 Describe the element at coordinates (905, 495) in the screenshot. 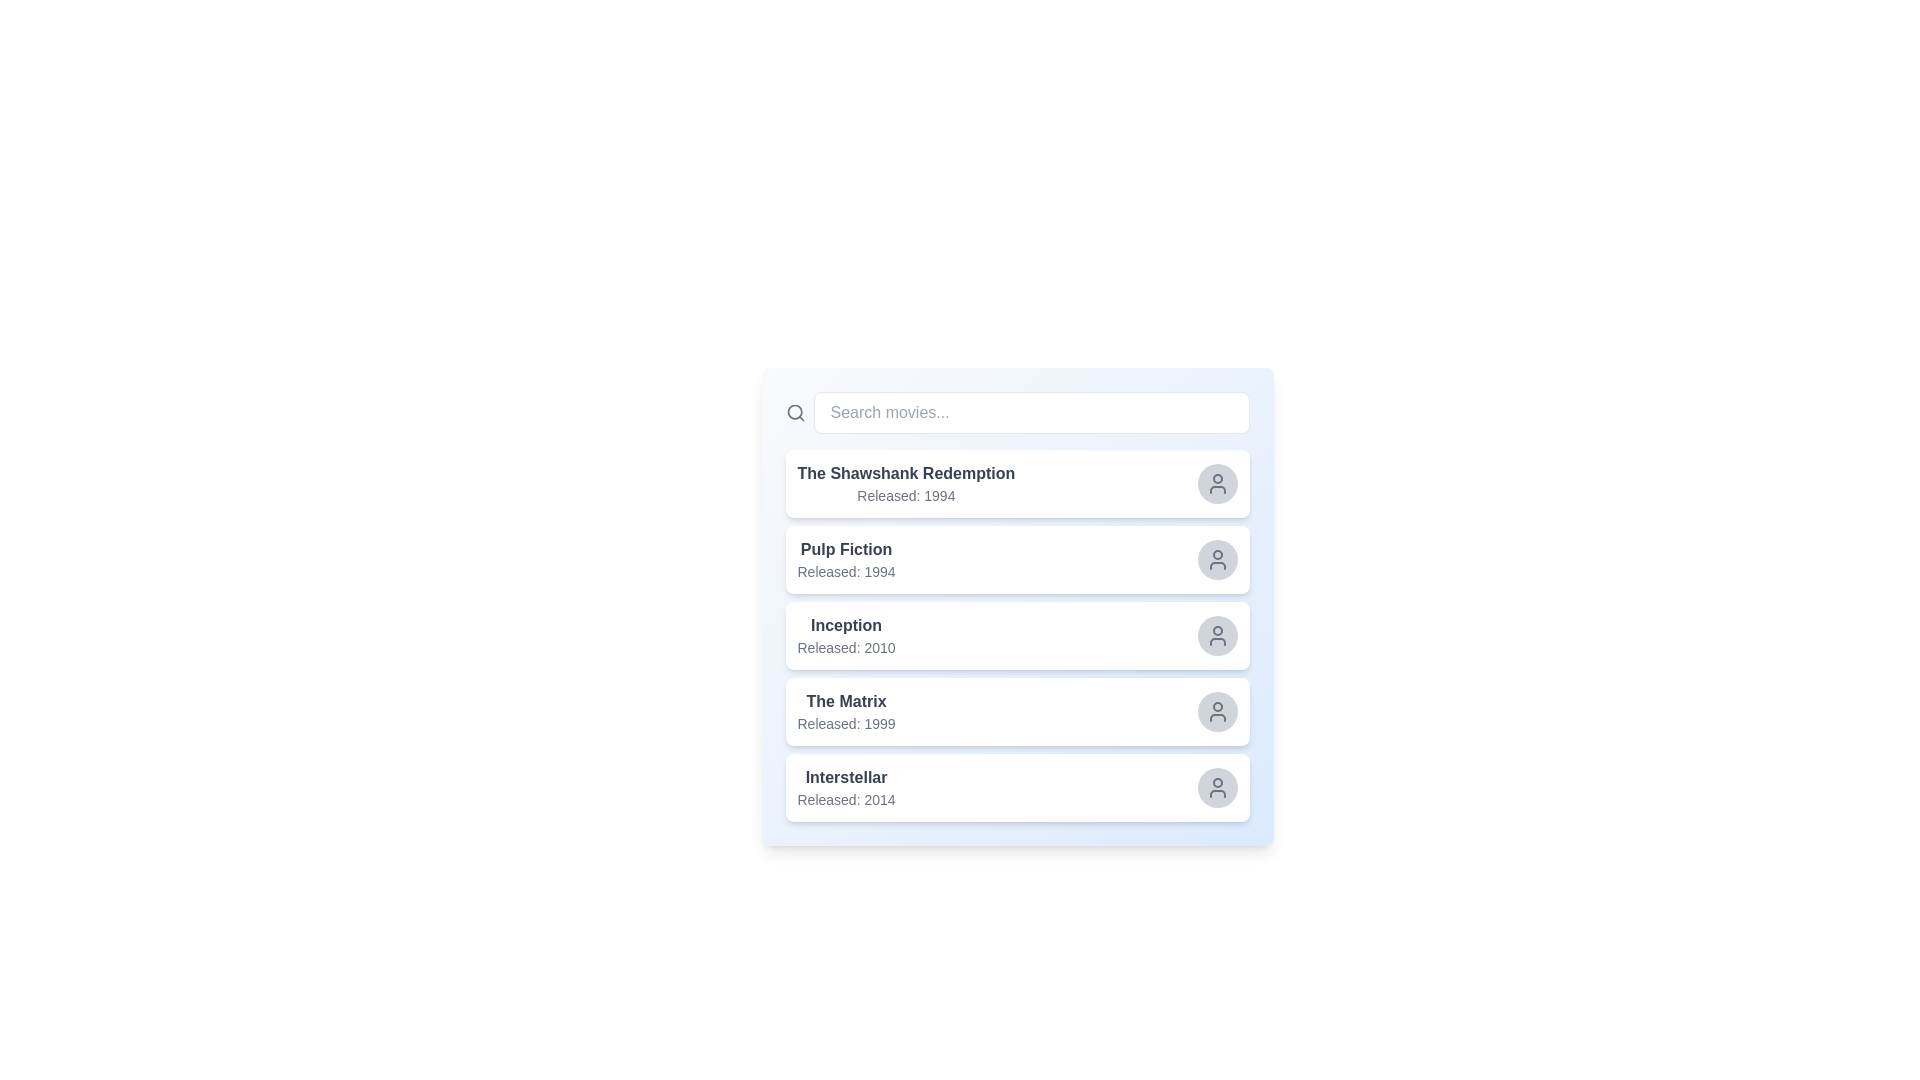

I see `the text displaying the release year of 'The Shawshank Redemption', which is located beneath the movie title and is the first element among similar elements` at that location.